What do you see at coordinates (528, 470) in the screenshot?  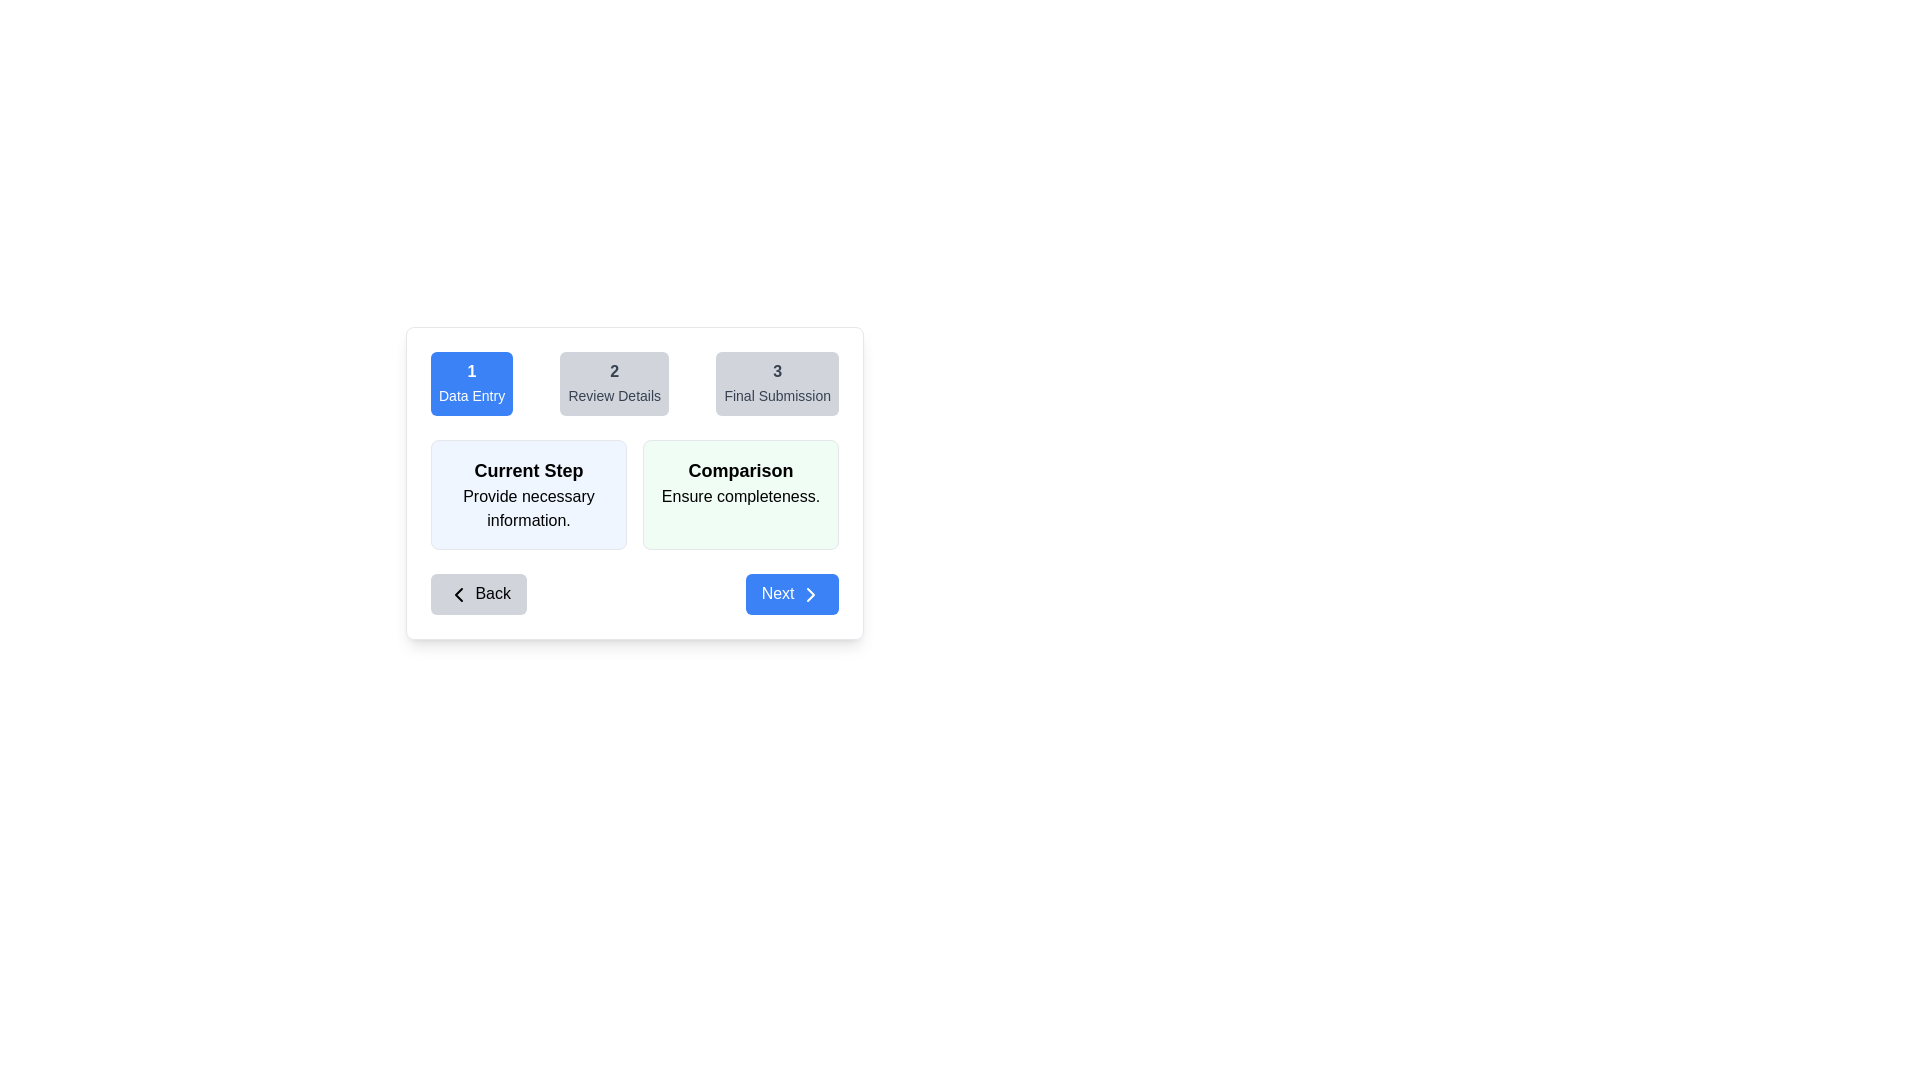 I see `the 'Current Step' text label, which is a bold, large font styled label in black on a light blue card located beneath the '1 Data Entry' tab` at bounding box center [528, 470].